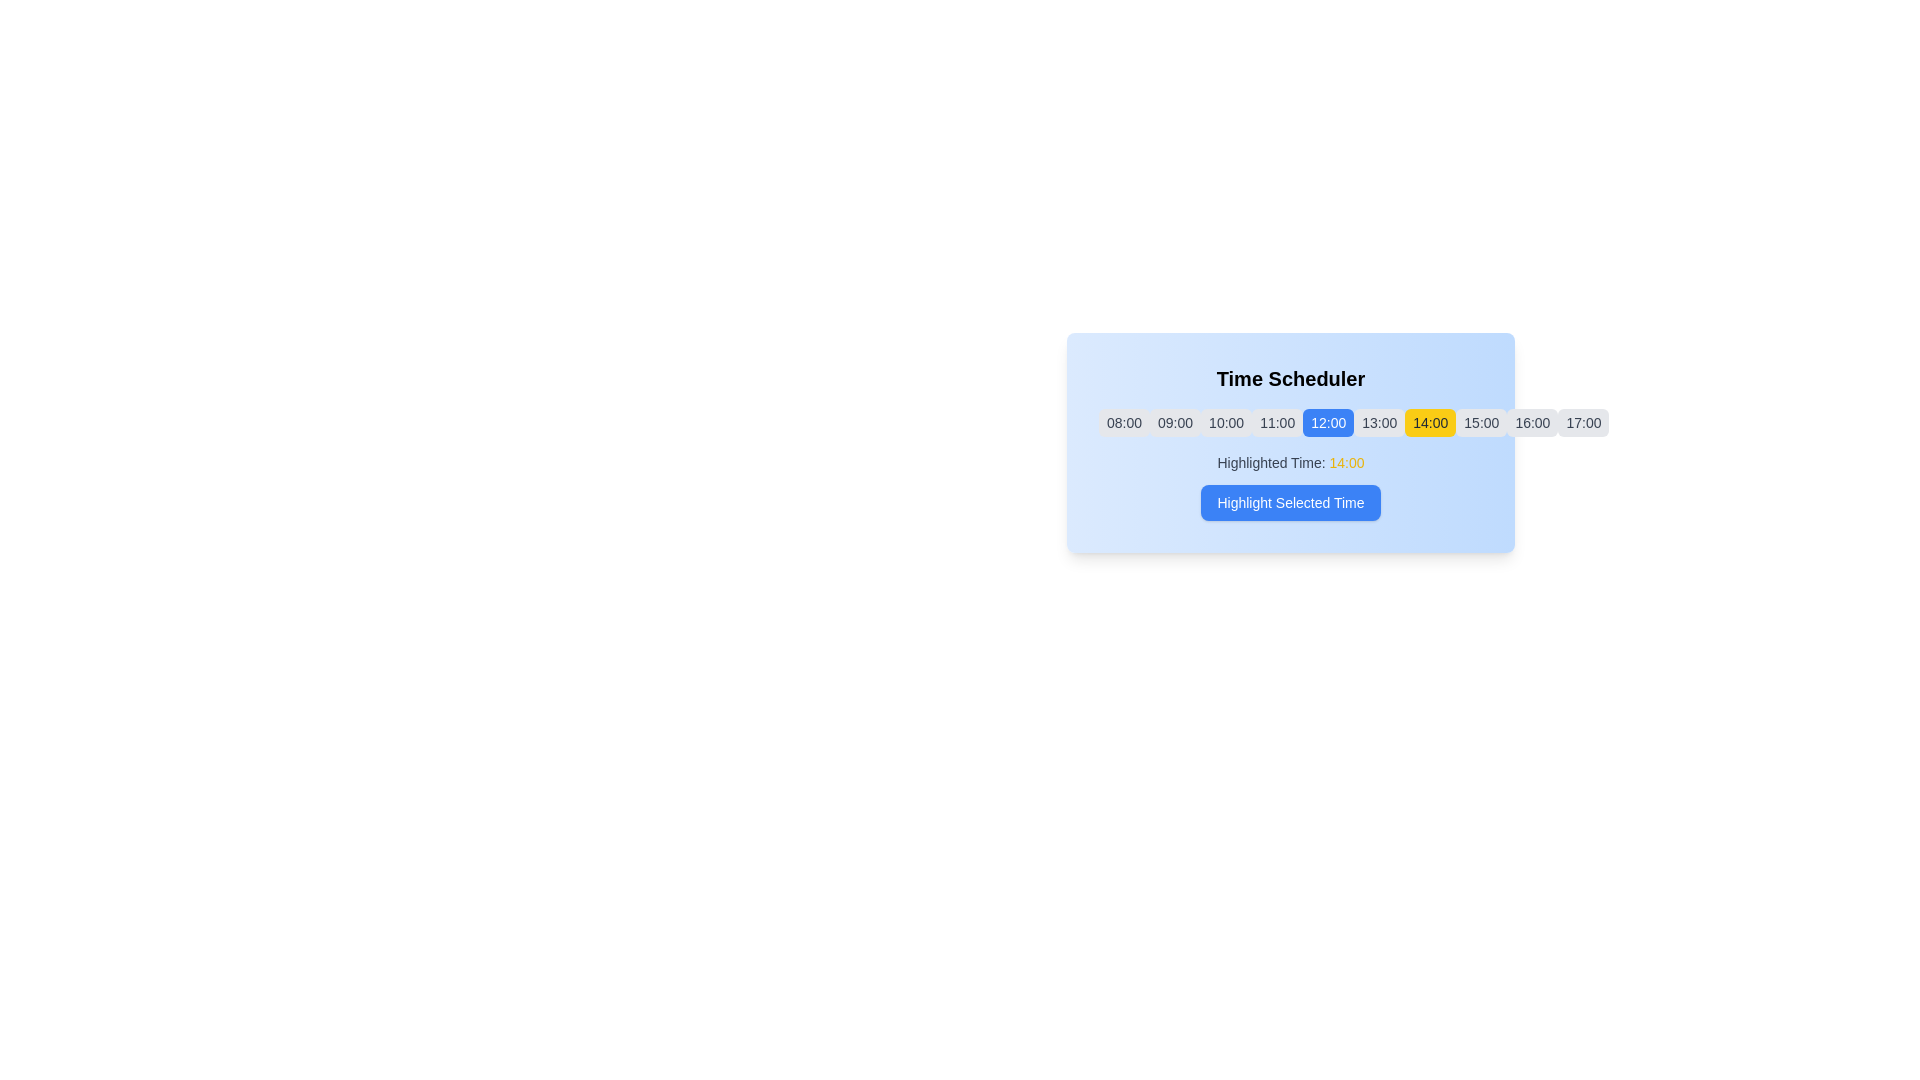 The height and width of the screenshot is (1080, 1920). Describe the element at coordinates (1291, 462) in the screenshot. I see `the text label displaying 'Highlighted Time: 14:00', which has the time highlighted in yellow and is positioned above the 'Highlight Selected Time' button` at that location.